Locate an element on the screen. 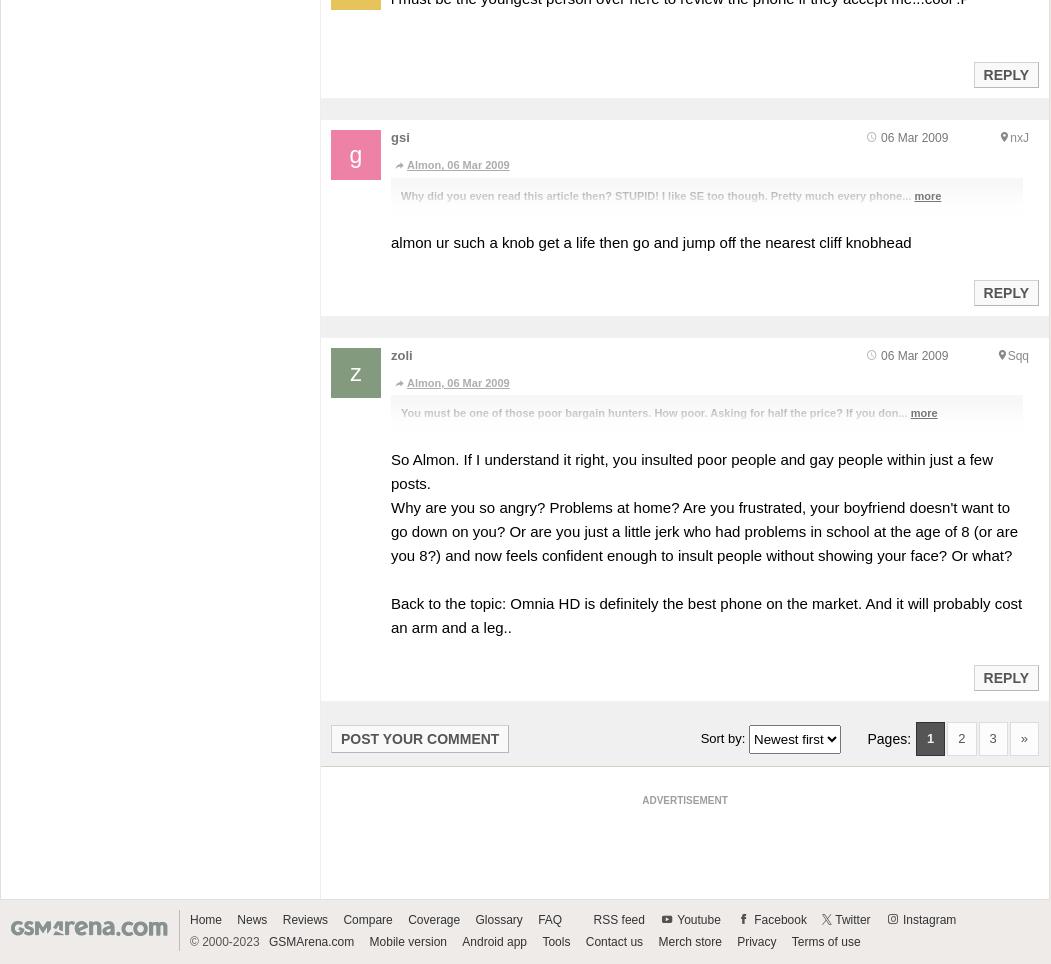 This screenshot has height=964, width=1051. 'Youtube' is located at coordinates (697, 917).